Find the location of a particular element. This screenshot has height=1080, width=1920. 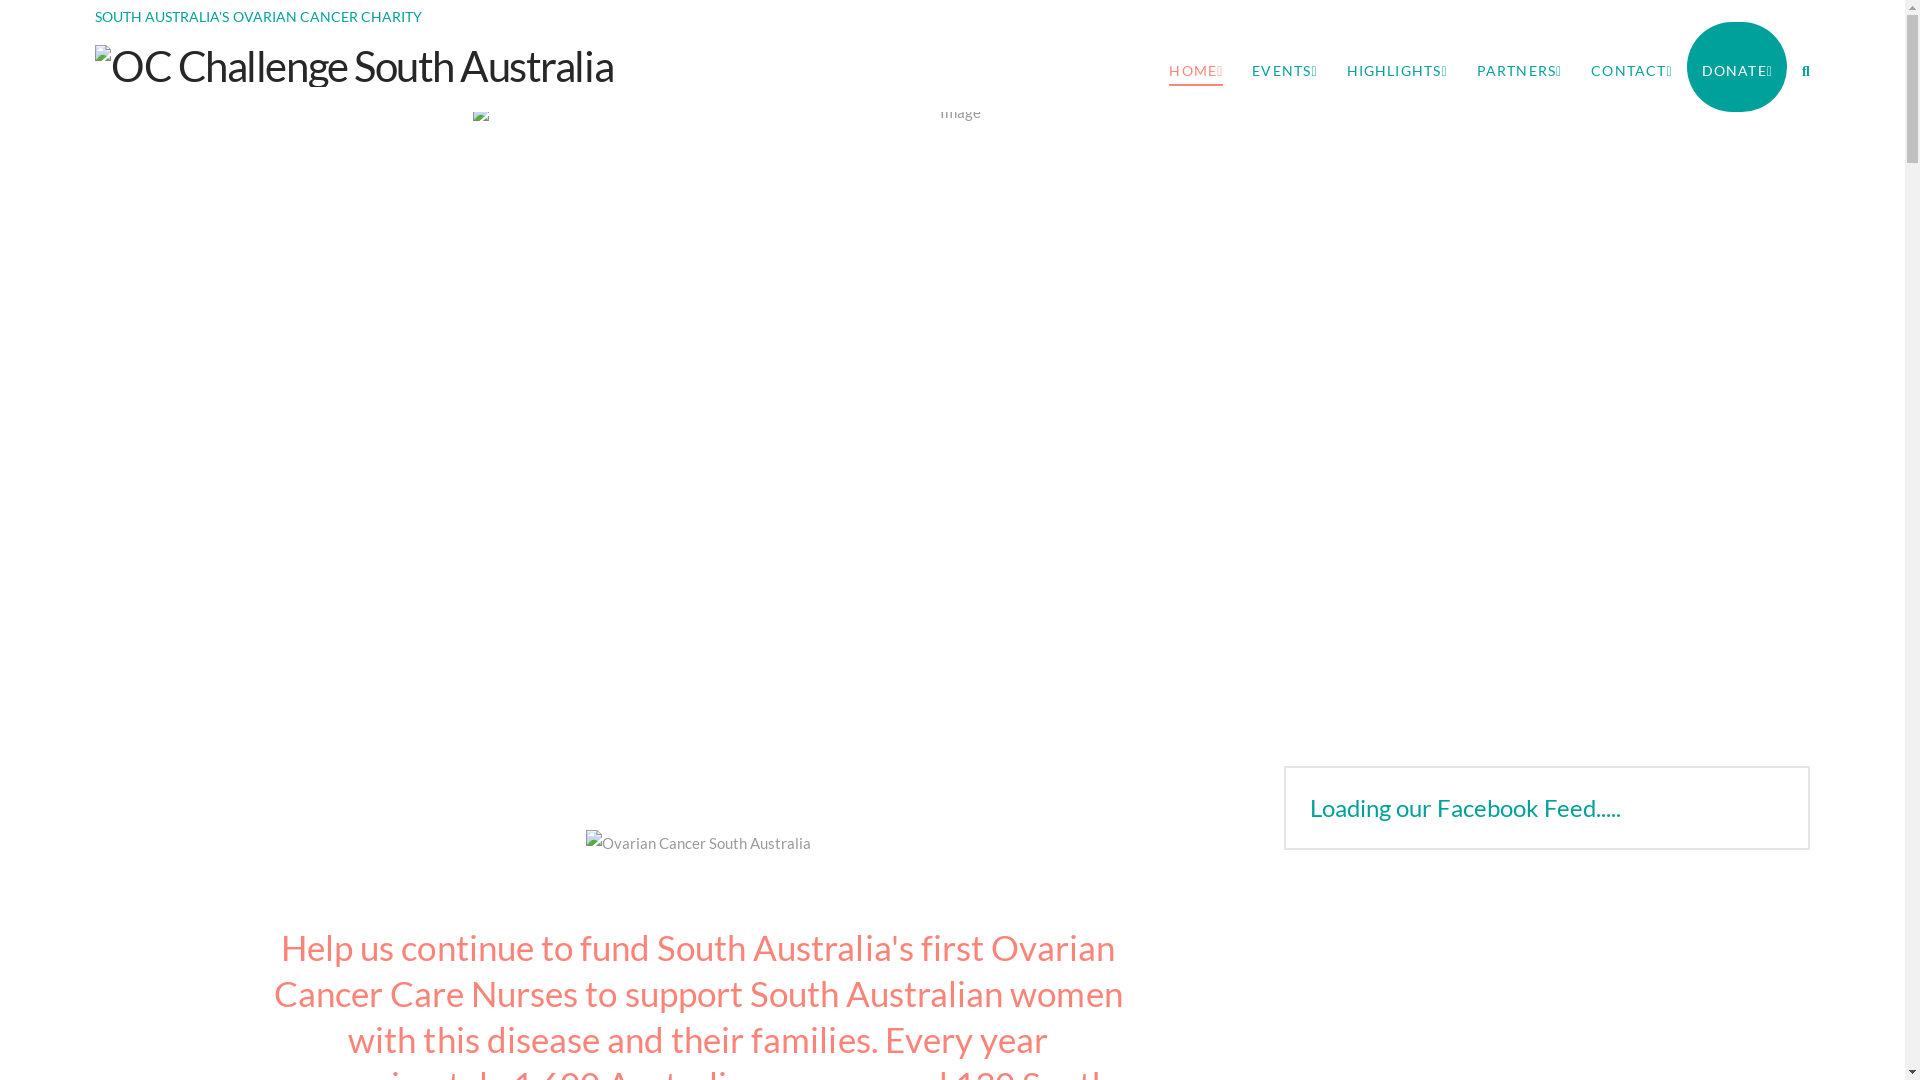

'CONTACT' is located at coordinates (1631, 65).